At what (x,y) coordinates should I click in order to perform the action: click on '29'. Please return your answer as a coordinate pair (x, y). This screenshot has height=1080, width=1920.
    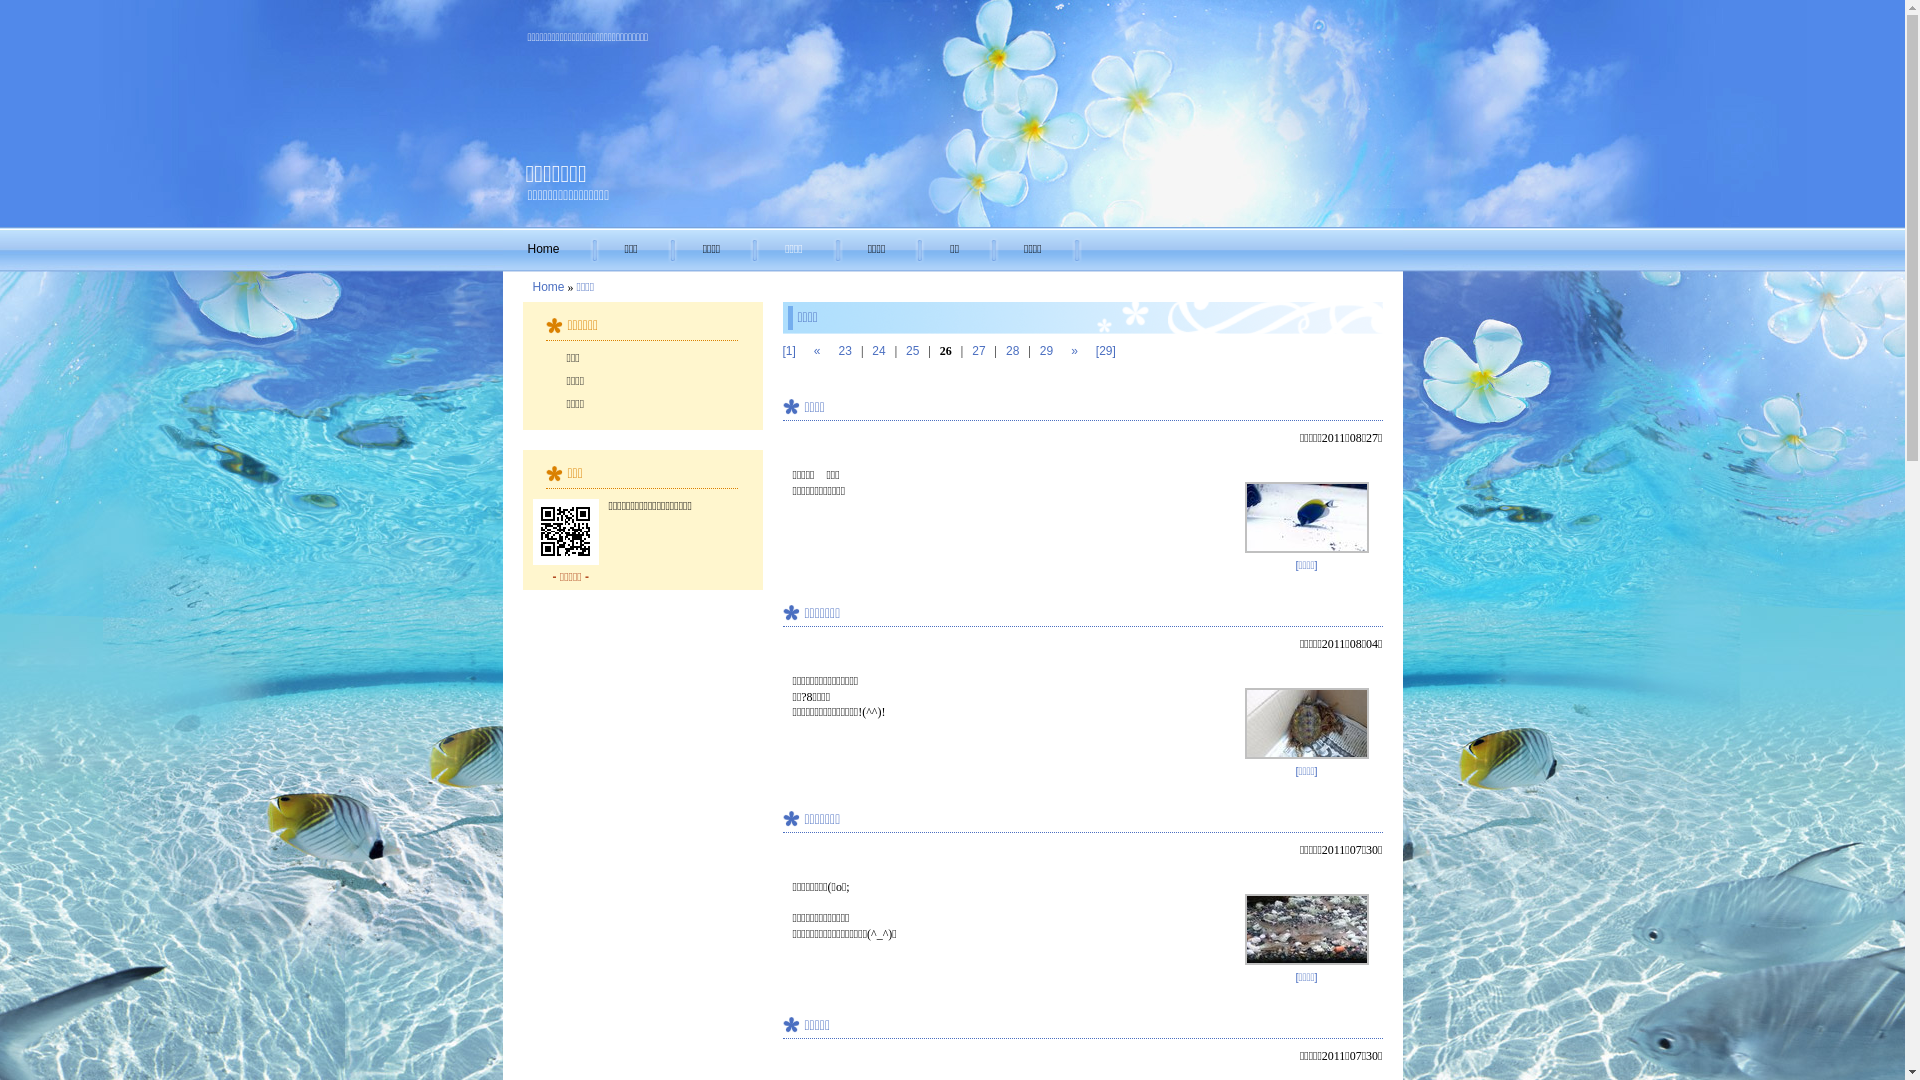
    Looking at the image, I should click on (1040, 350).